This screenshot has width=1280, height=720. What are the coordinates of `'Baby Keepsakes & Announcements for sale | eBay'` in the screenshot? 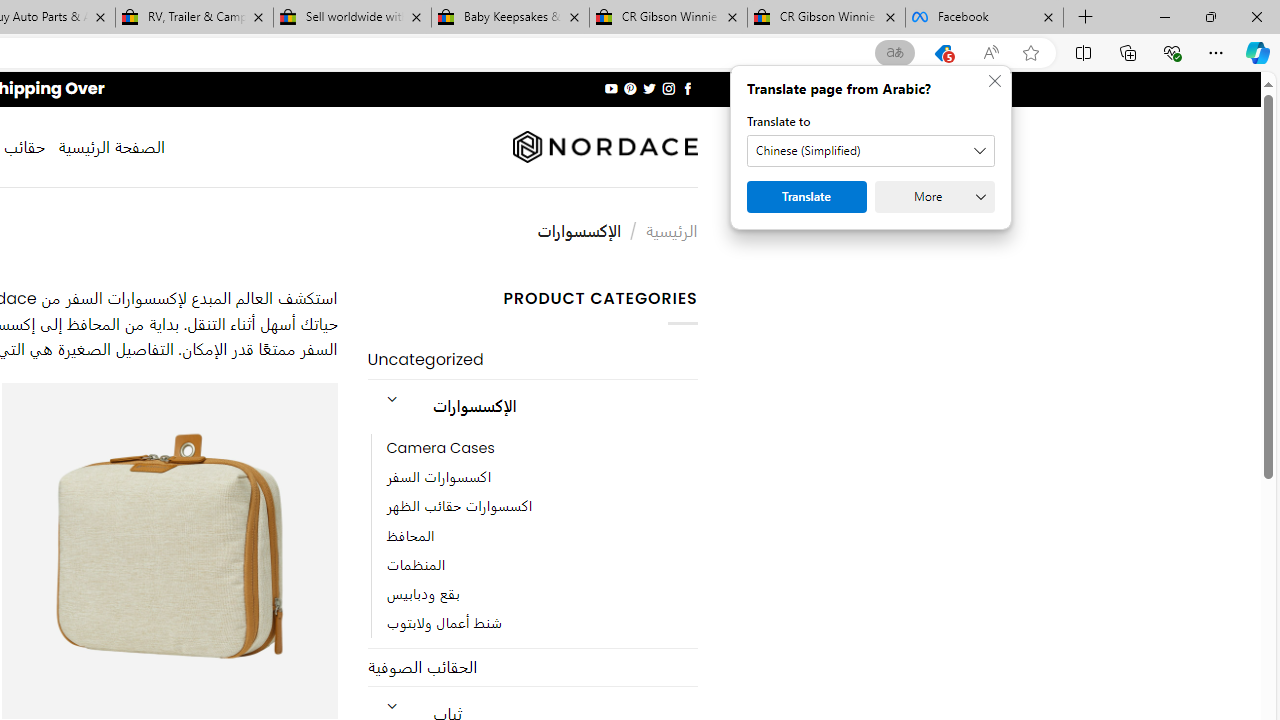 It's located at (510, 17).